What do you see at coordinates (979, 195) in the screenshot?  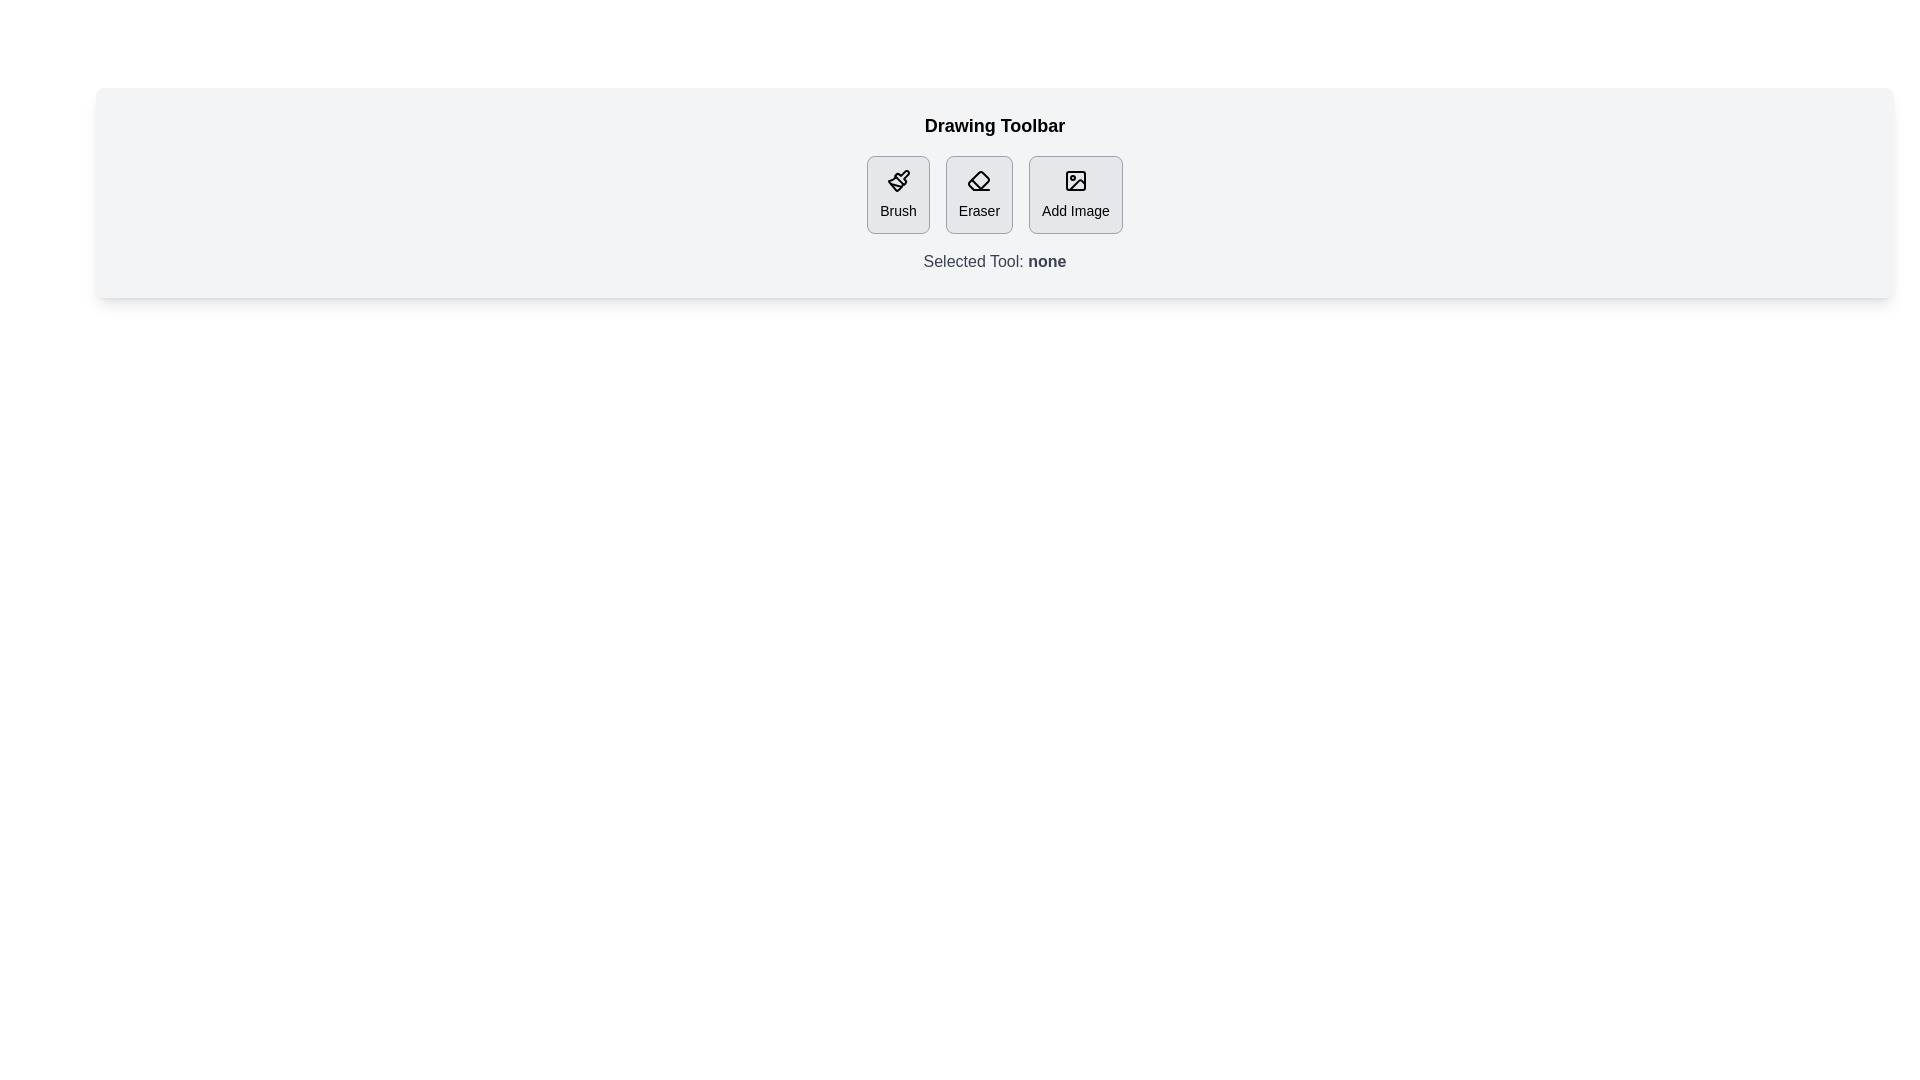 I see `the Eraser button to observe the hover effect` at bounding box center [979, 195].